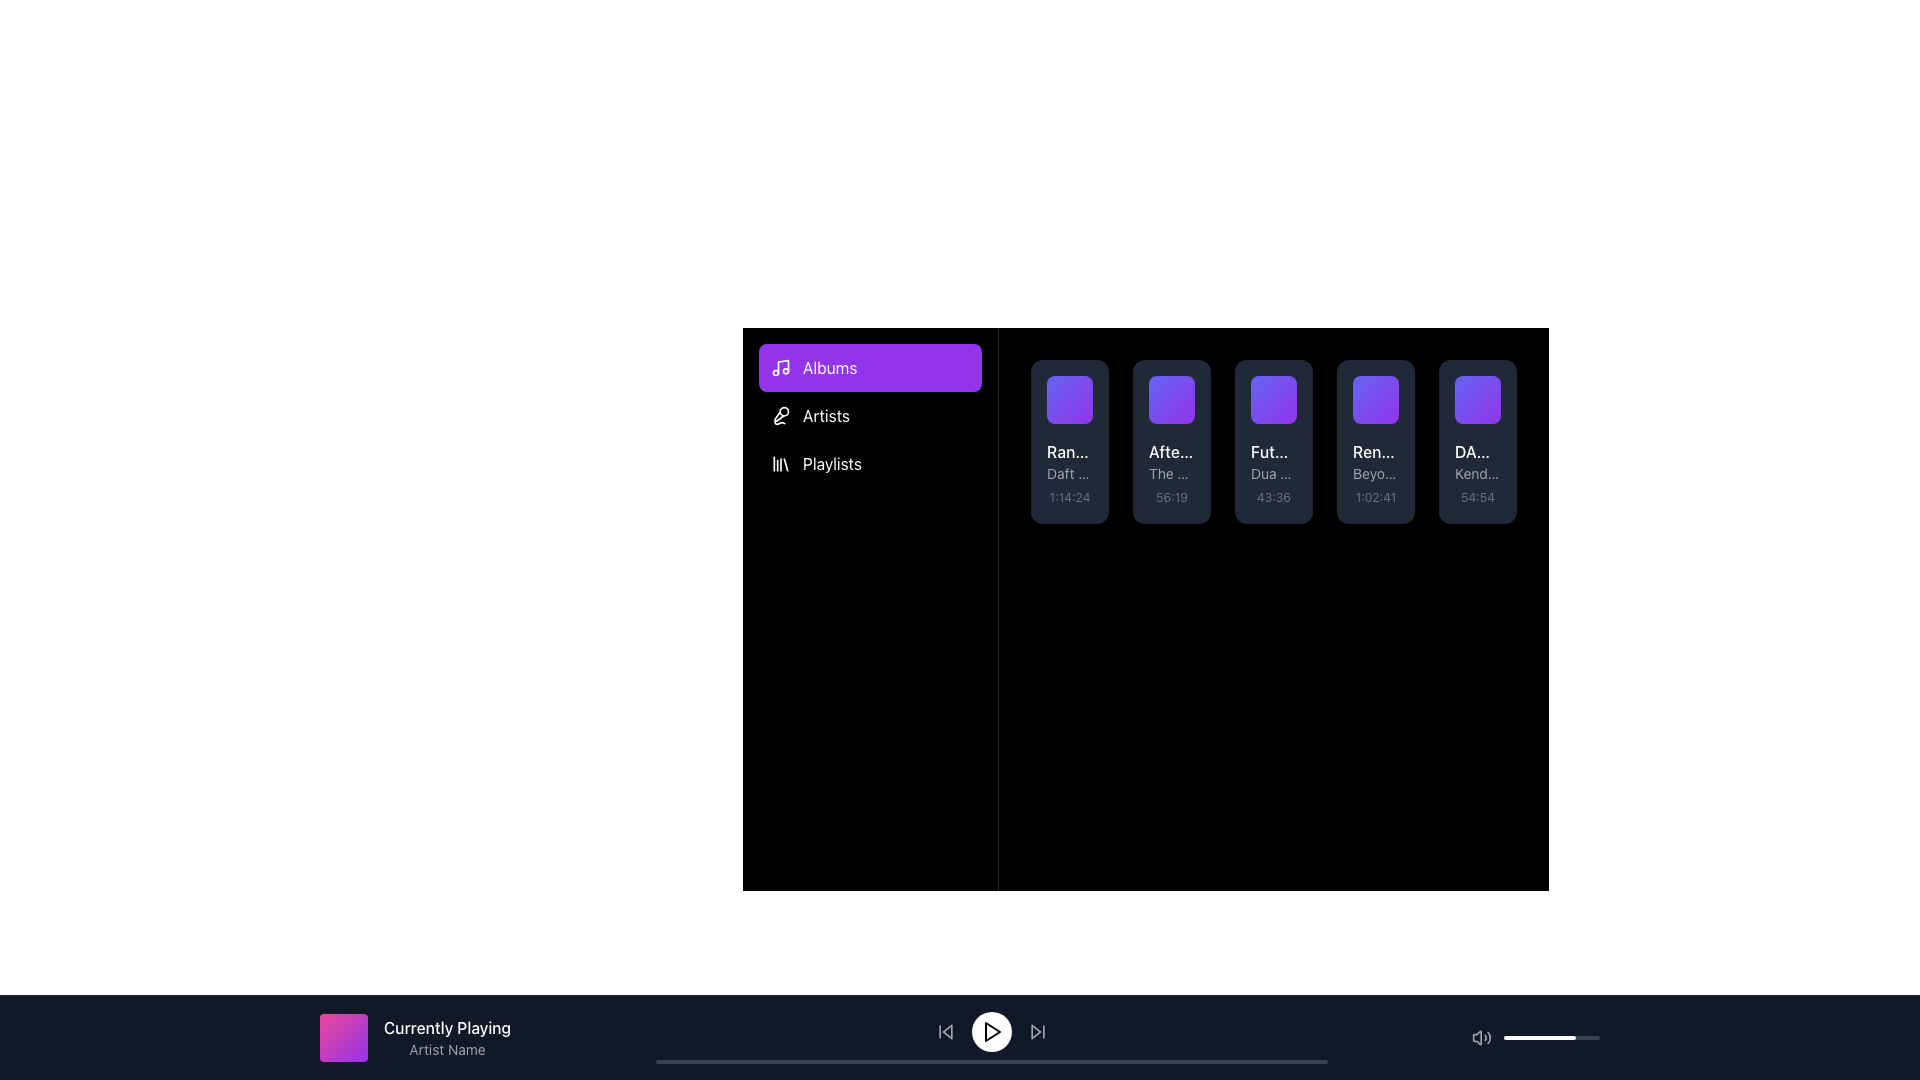 This screenshot has height=1080, width=1920. Describe the element at coordinates (992, 1032) in the screenshot. I see `the circular play button icon located at the bottom center of the interface` at that location.